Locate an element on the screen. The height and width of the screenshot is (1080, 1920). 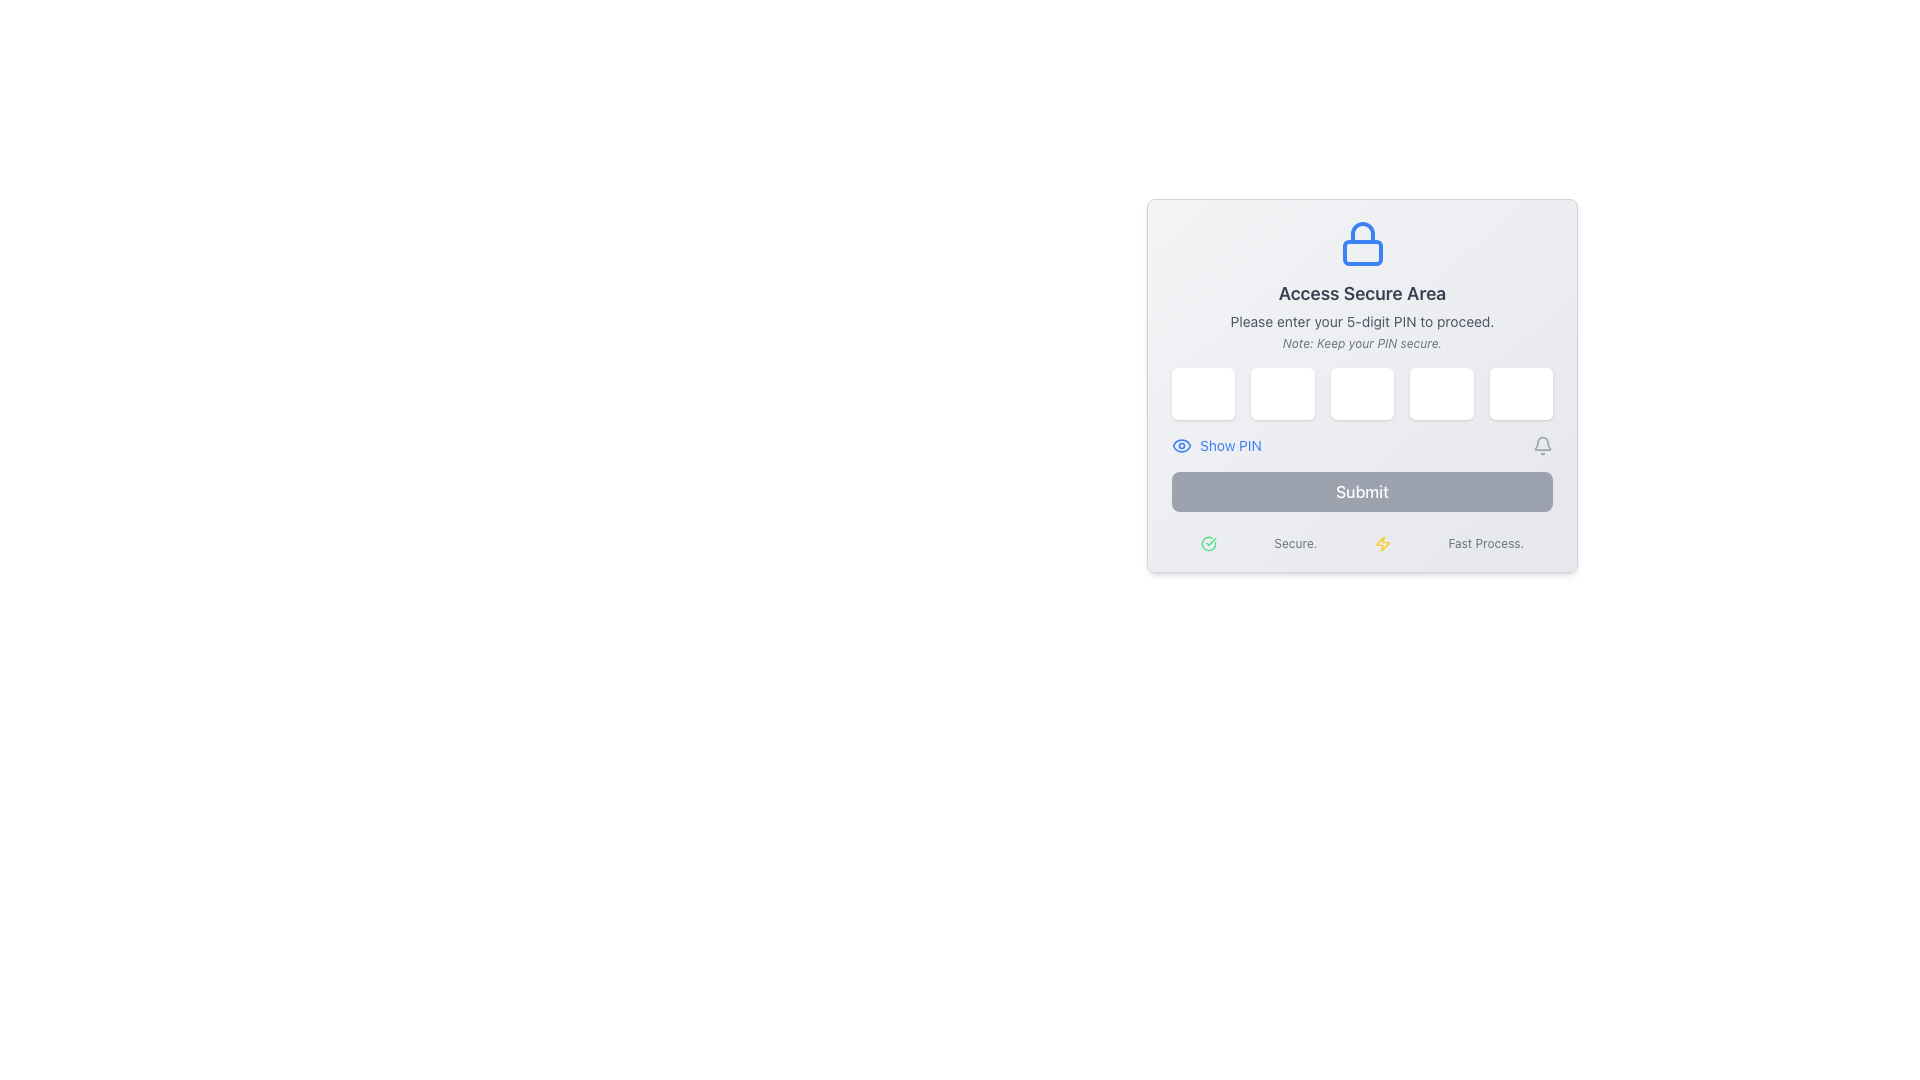
the cautionary reminder static text that advises on keeping the PIN secure, located under the instructions section of 'Access Secure Area' is located at coordinates (1361, 342).